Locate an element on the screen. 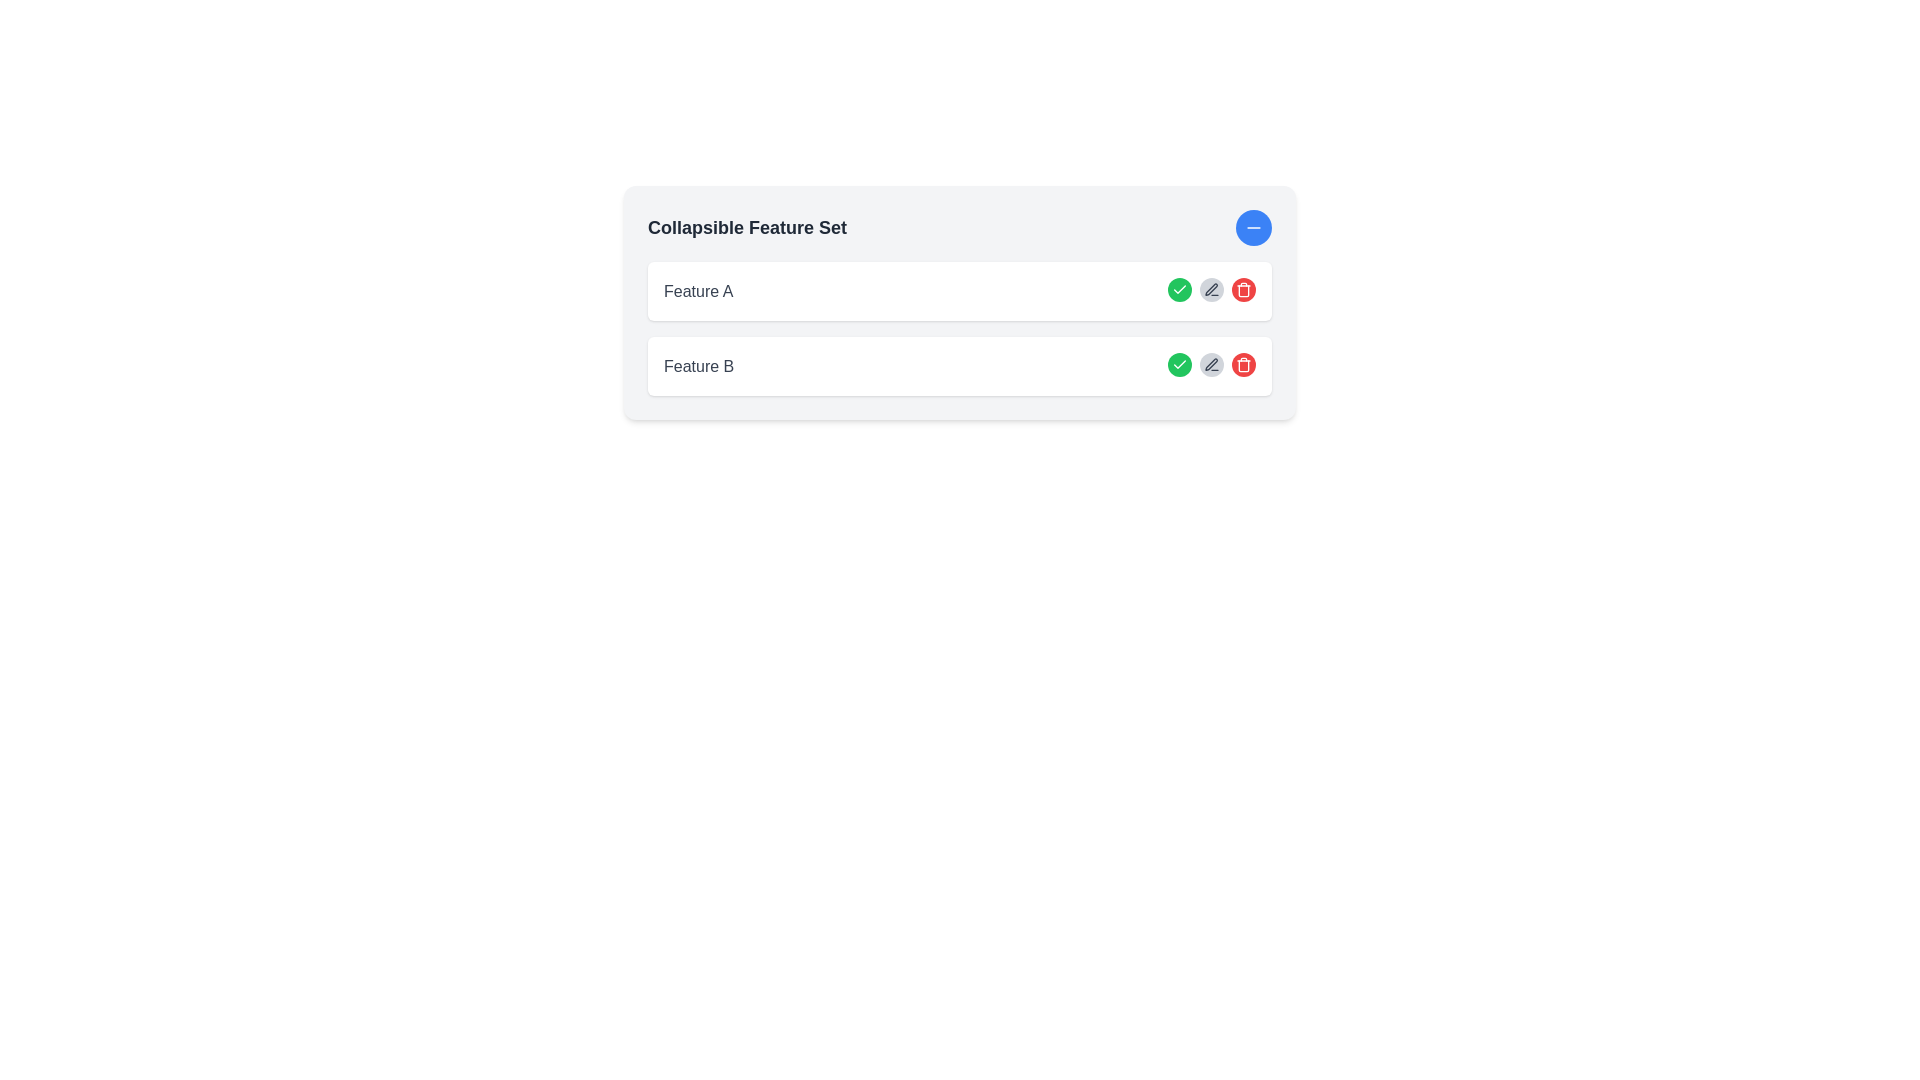 The image size is (1920, 1080). the small pen icon button, which is styled as an SVG graphic and located to the right of the 'Feature A' label in the collapsible panel is located at coordinates (1210, 365).